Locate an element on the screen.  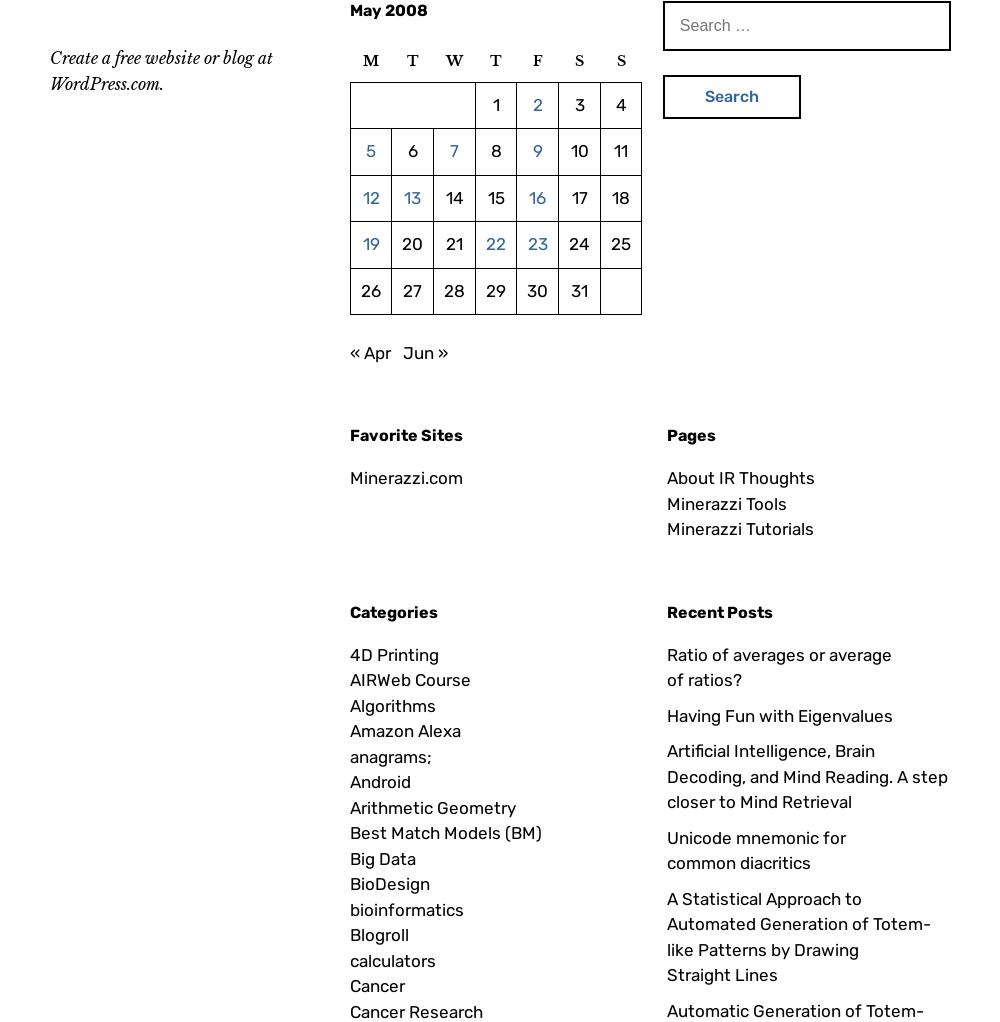
'15' is located at coordinates (494, 197).